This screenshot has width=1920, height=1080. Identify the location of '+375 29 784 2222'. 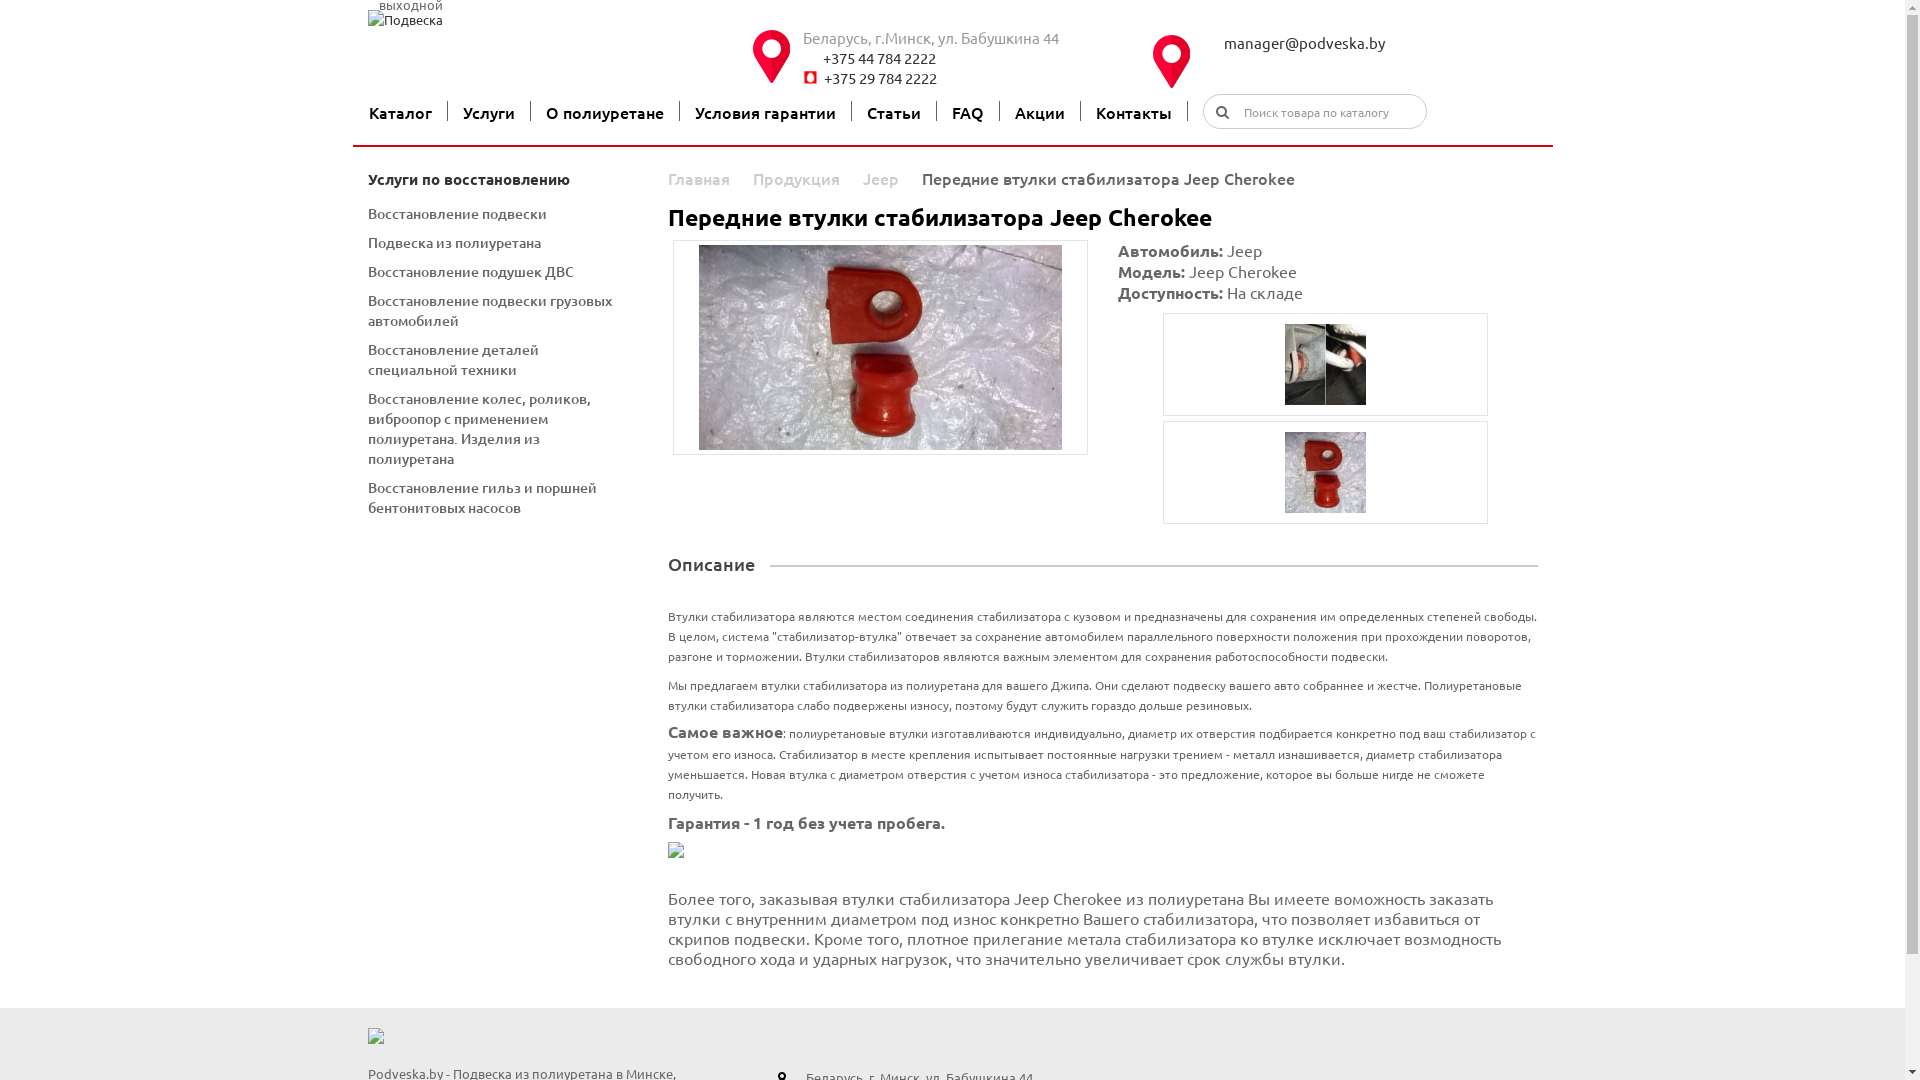
(977, 76).